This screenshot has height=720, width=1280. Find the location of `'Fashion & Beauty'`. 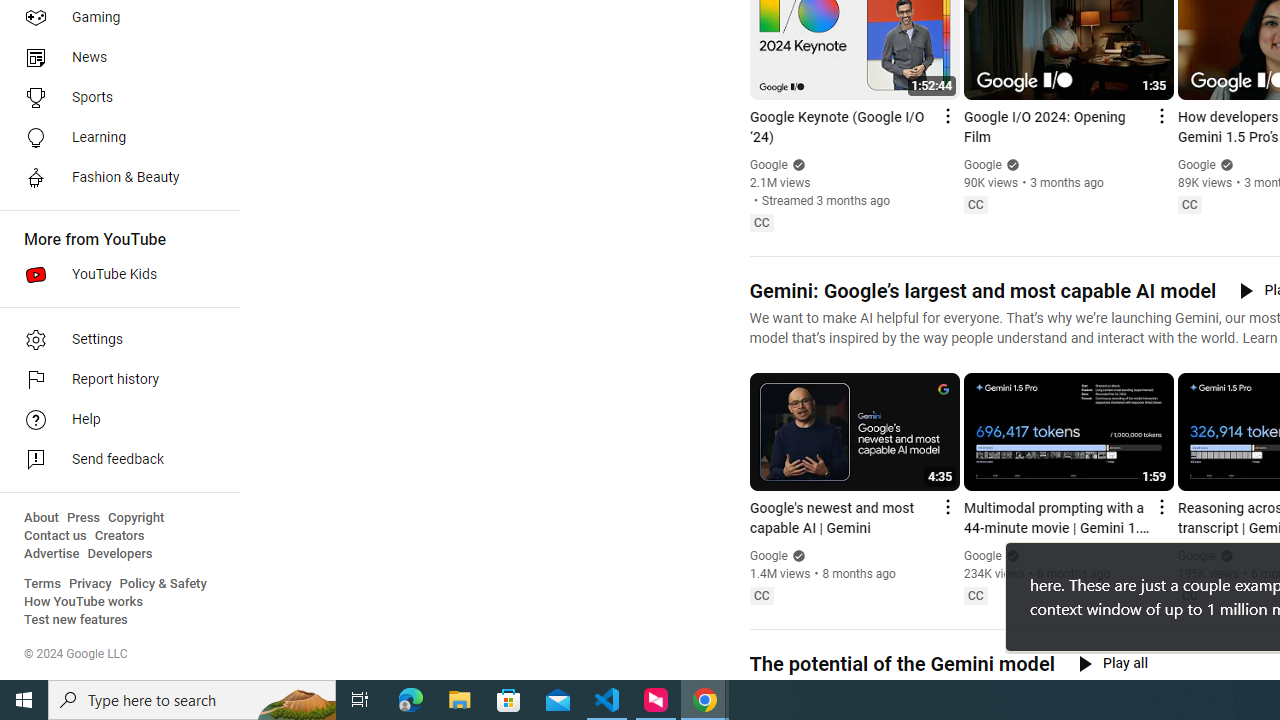

'Fashion & Beauty' is located at coordinates (112, 176).